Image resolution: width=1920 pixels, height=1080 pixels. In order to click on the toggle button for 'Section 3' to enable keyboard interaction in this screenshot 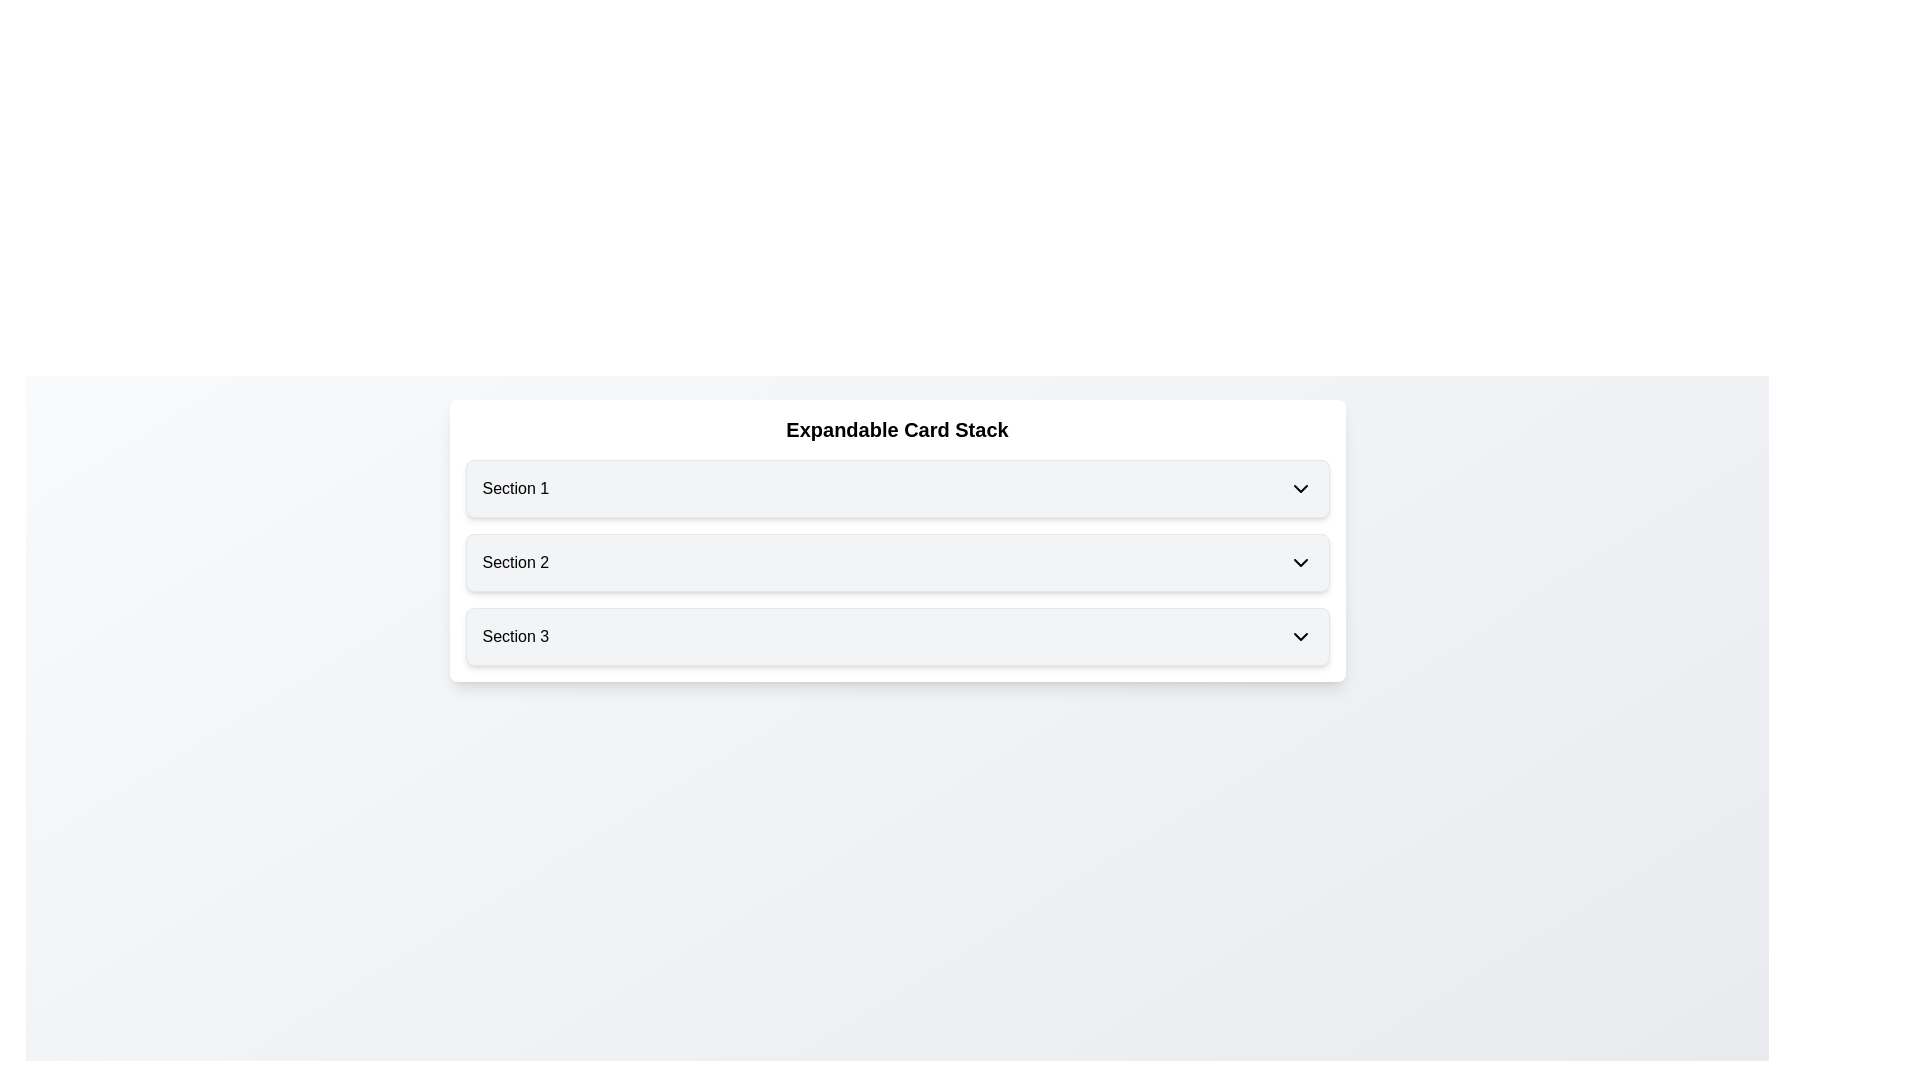, I will do `click(896, 636)`.